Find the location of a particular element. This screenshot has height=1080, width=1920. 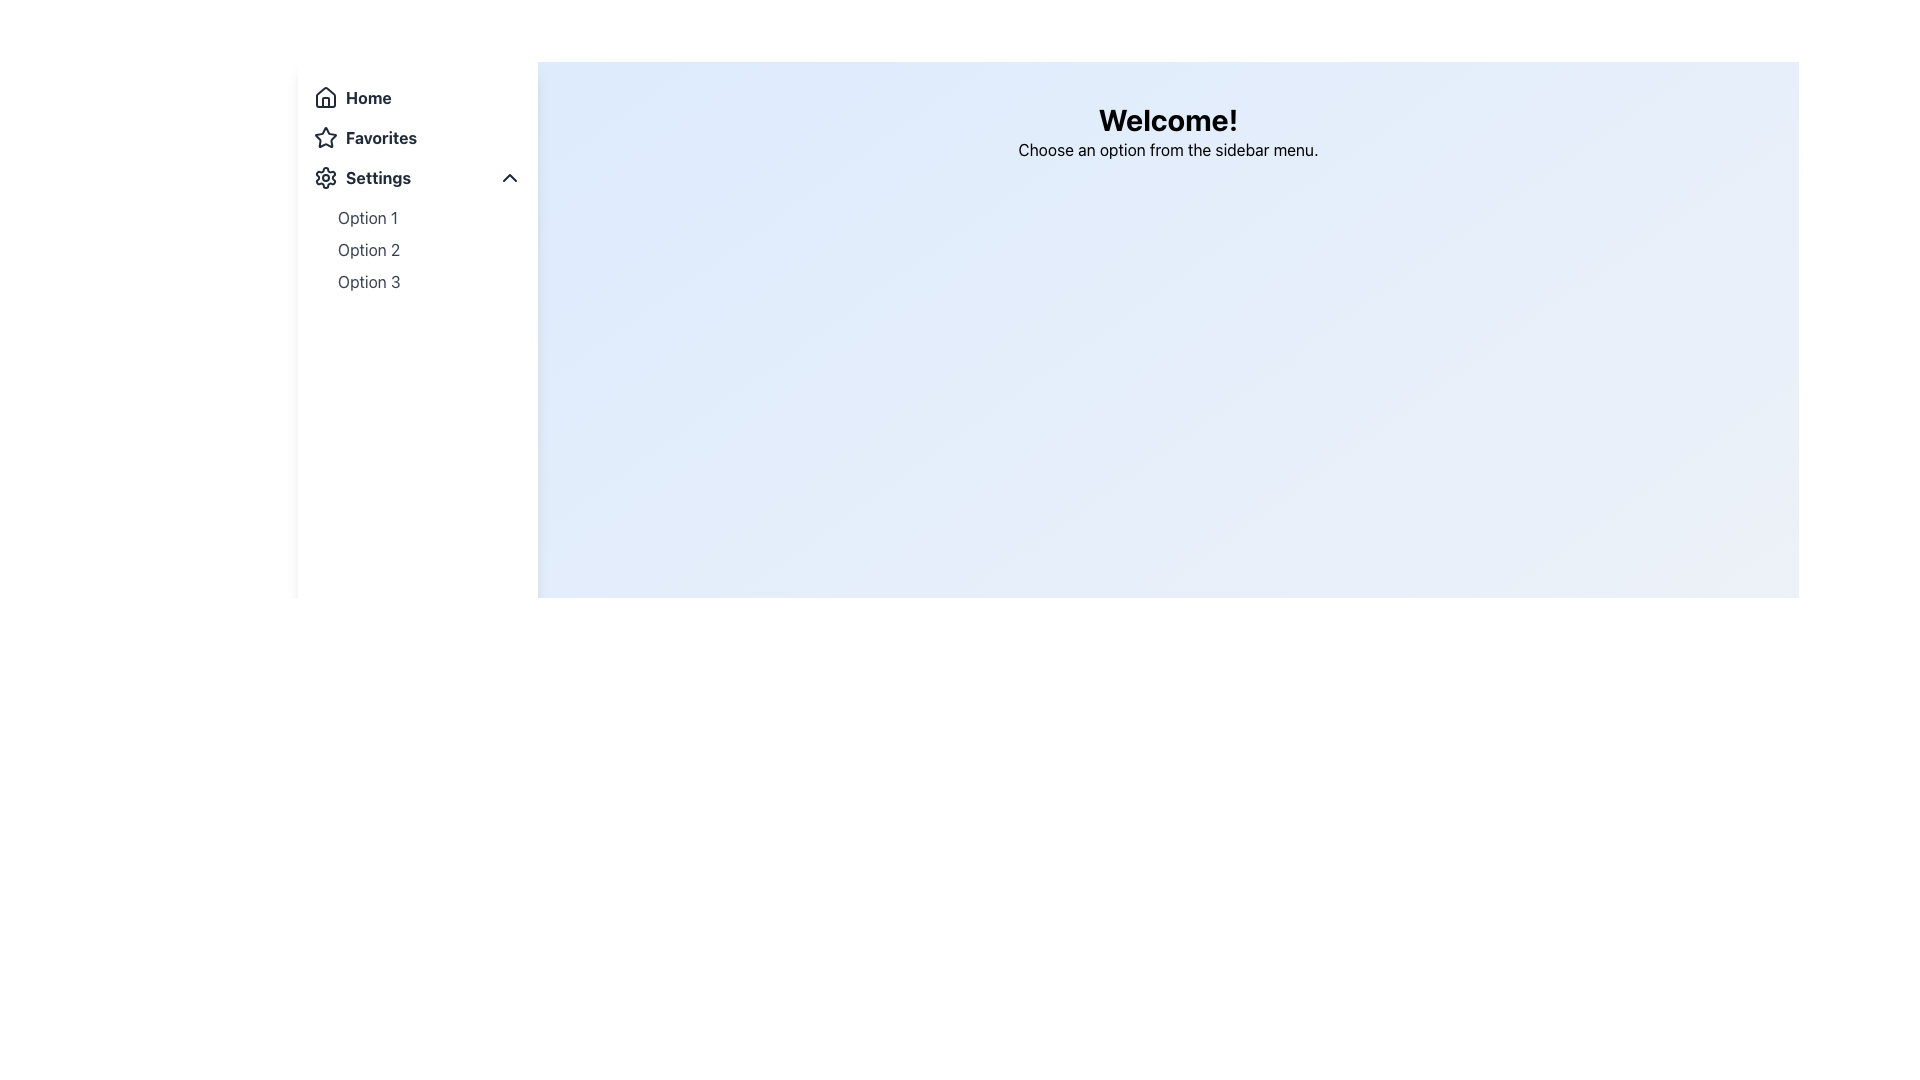

the third Text Button in the settings sidebar menu is located at coordinates (369, 281).